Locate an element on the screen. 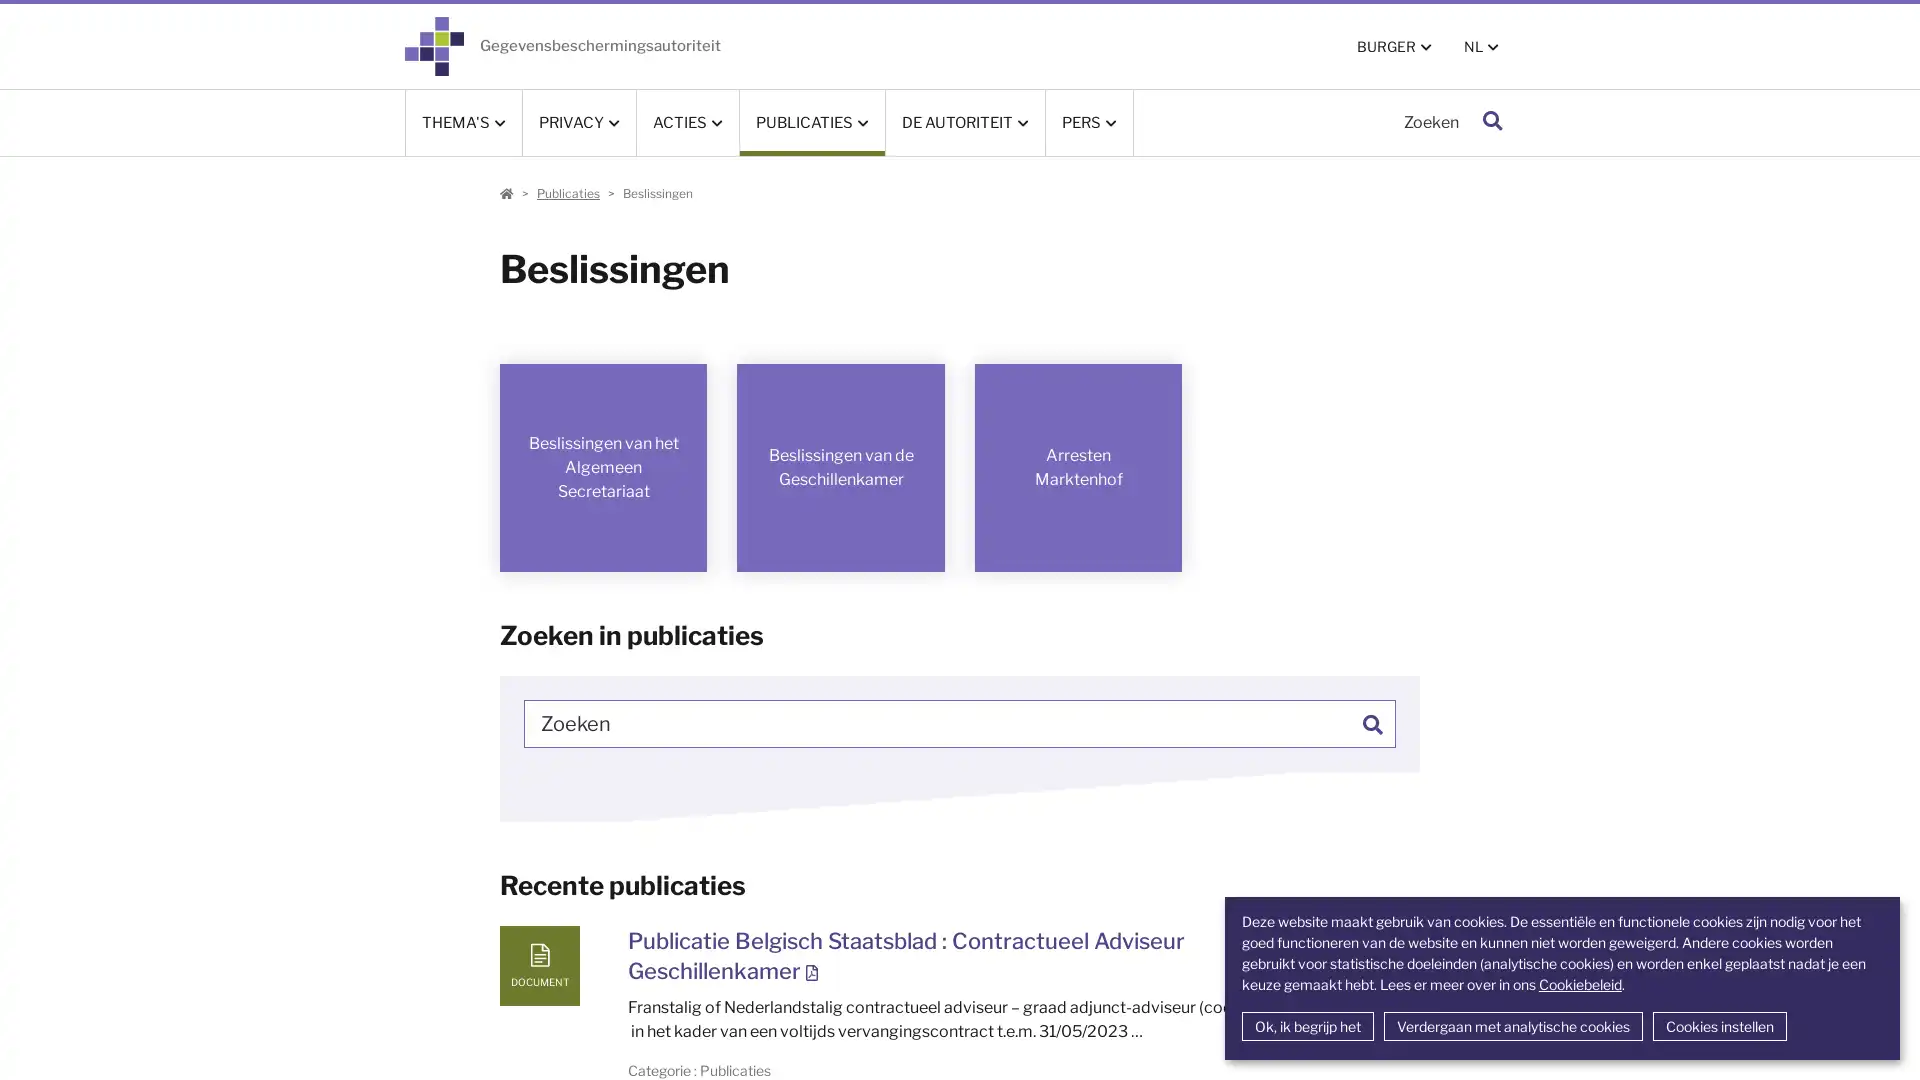 The image size is (1920, 1080). Verdergaan met analytische cookies is located at coordinates (1512, 1026).